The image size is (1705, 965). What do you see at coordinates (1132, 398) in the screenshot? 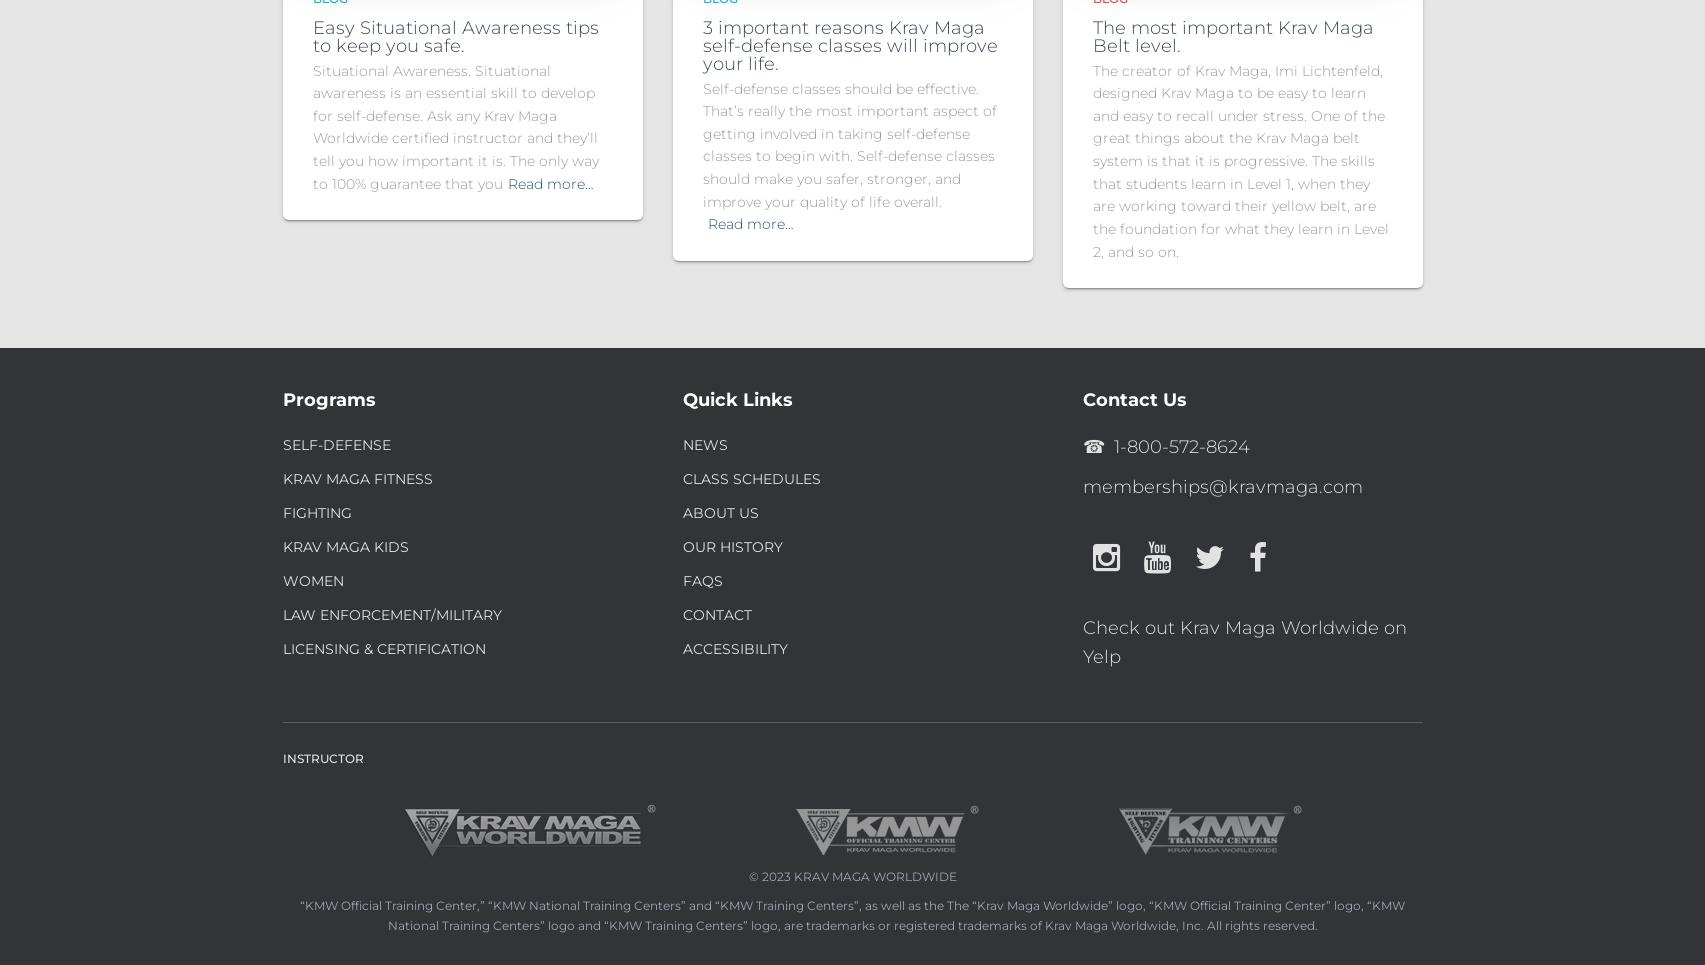
I see `'Contact Us'` at bounding box center [1132, 398].